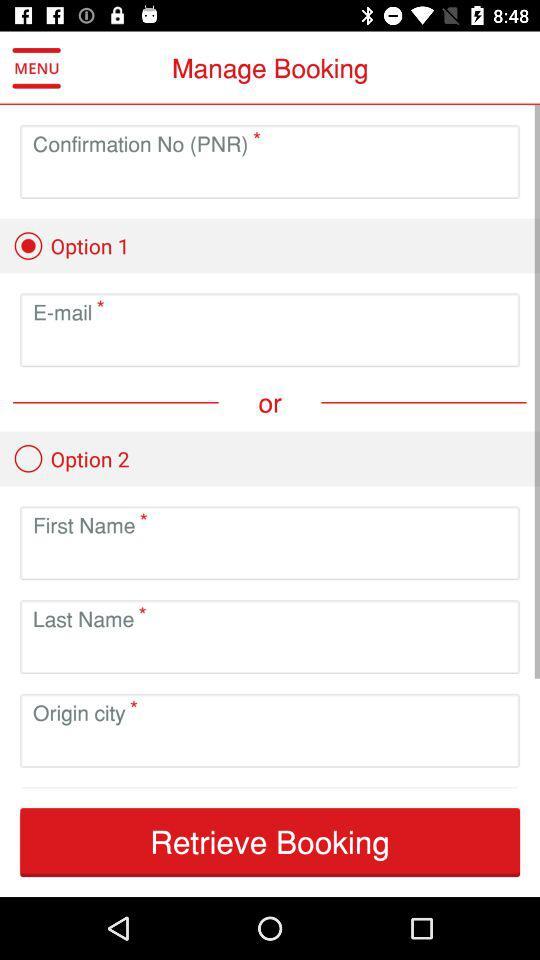  Describe the element at coordinates (70, 458) in the screenshot. I see `option 2` at that location.